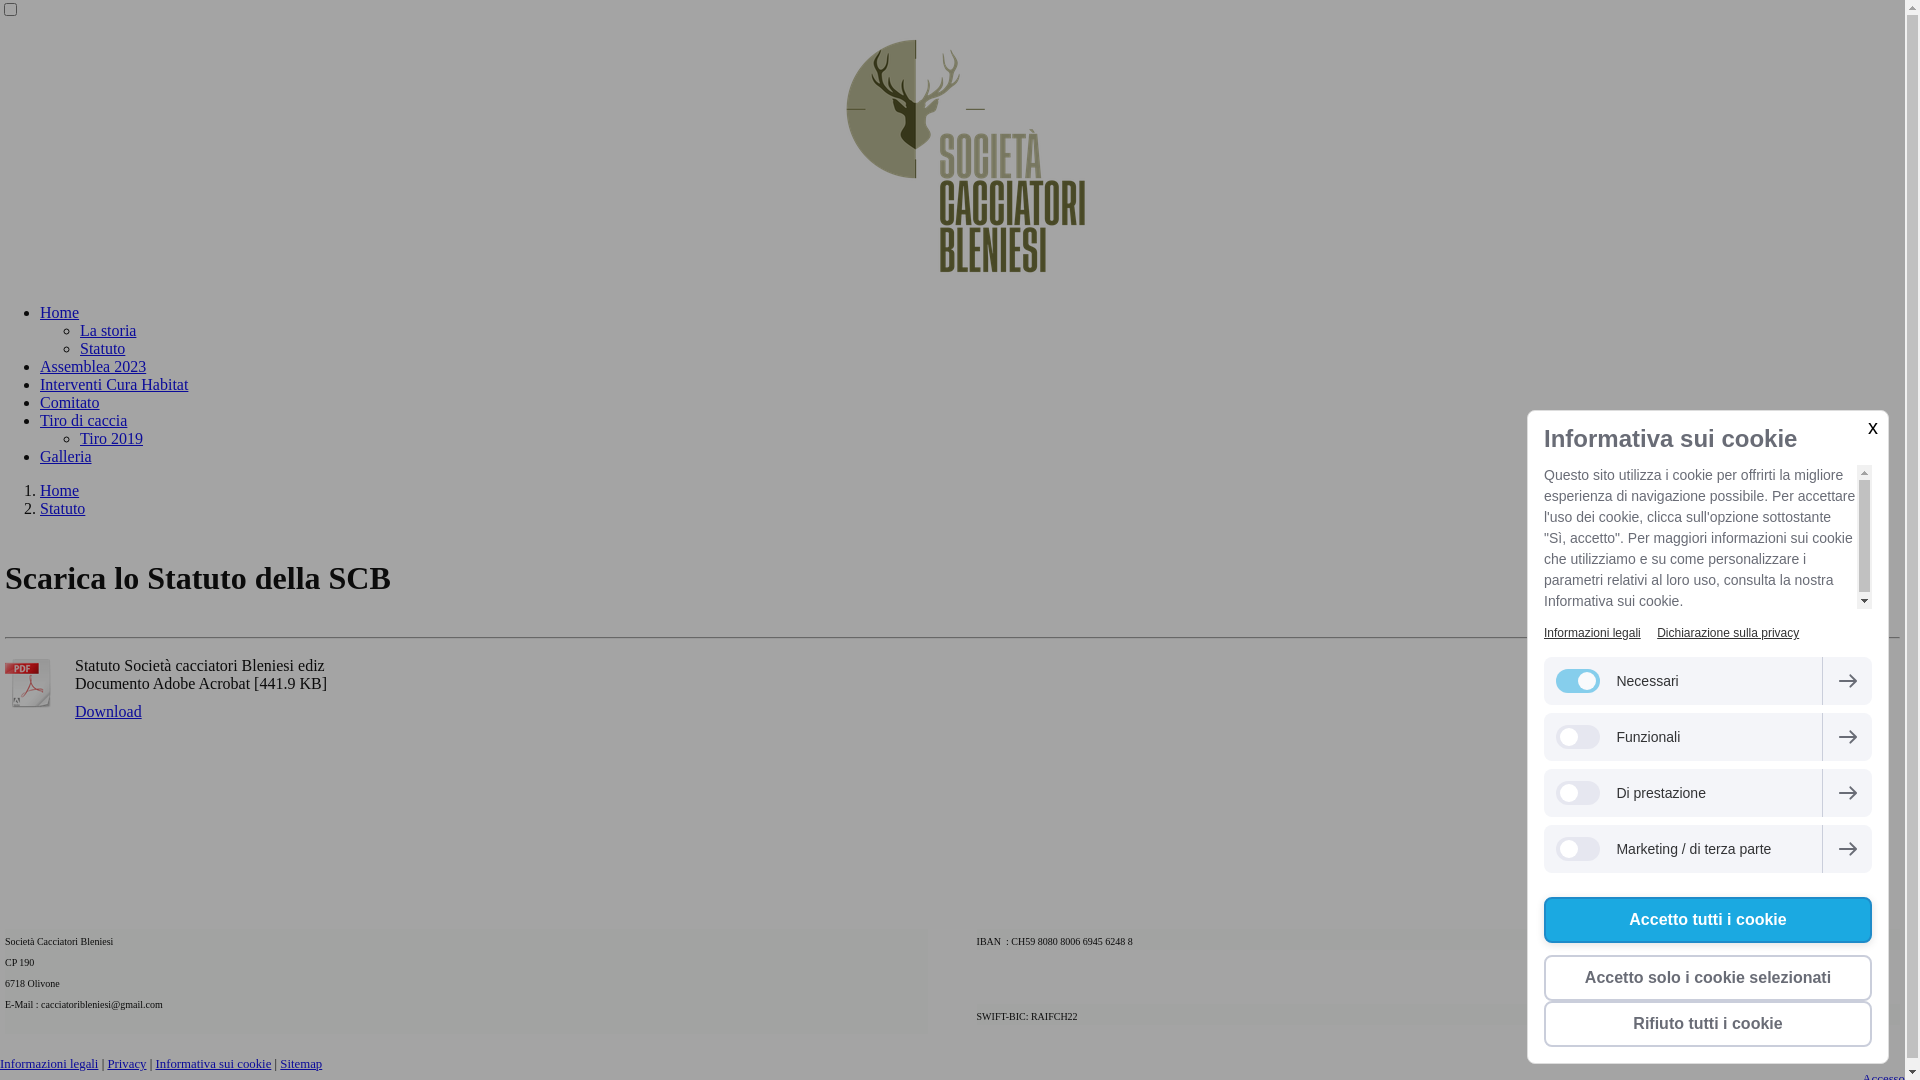 This screenshot has width=1920, height=1080. What do you see at coordinates (107, 711) in the screenshot?
I see `'Download'` at bounding box center [107, 711].